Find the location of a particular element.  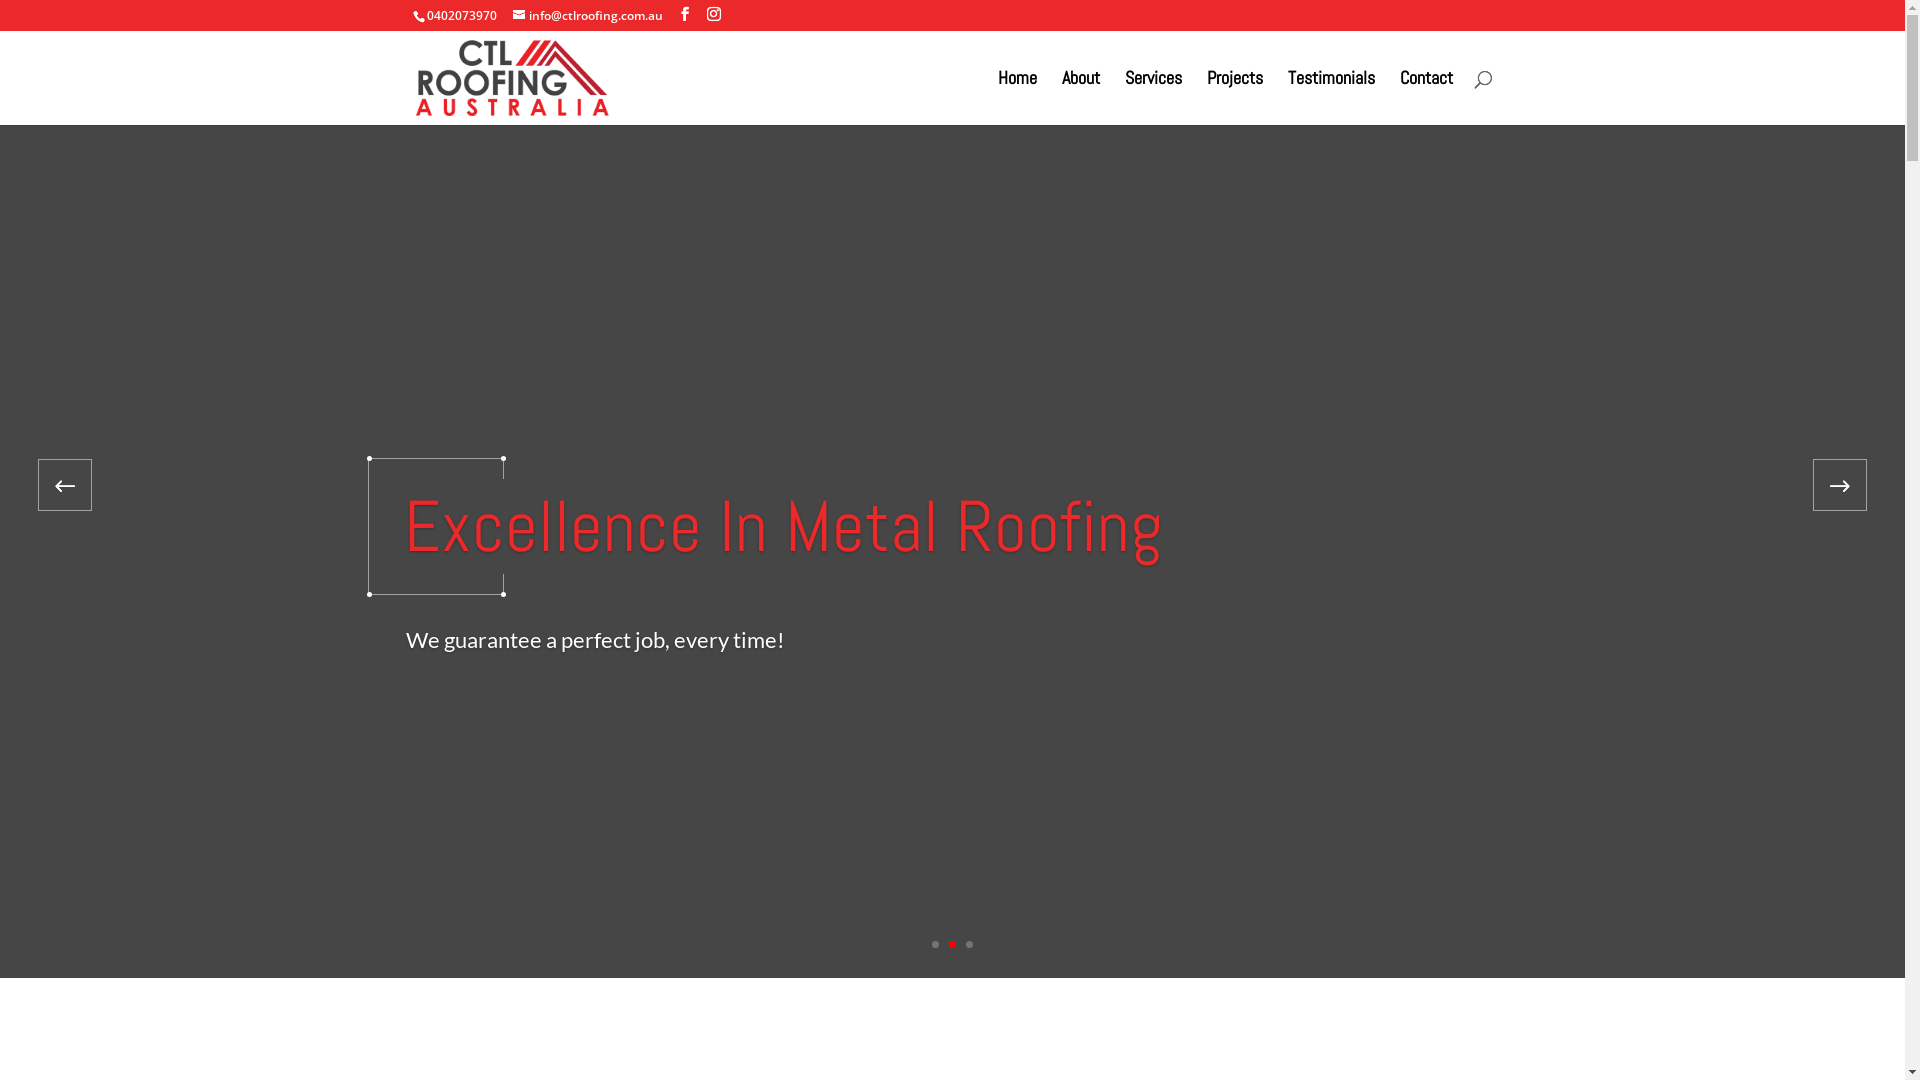

'2' is located at coordinates (951, 944).